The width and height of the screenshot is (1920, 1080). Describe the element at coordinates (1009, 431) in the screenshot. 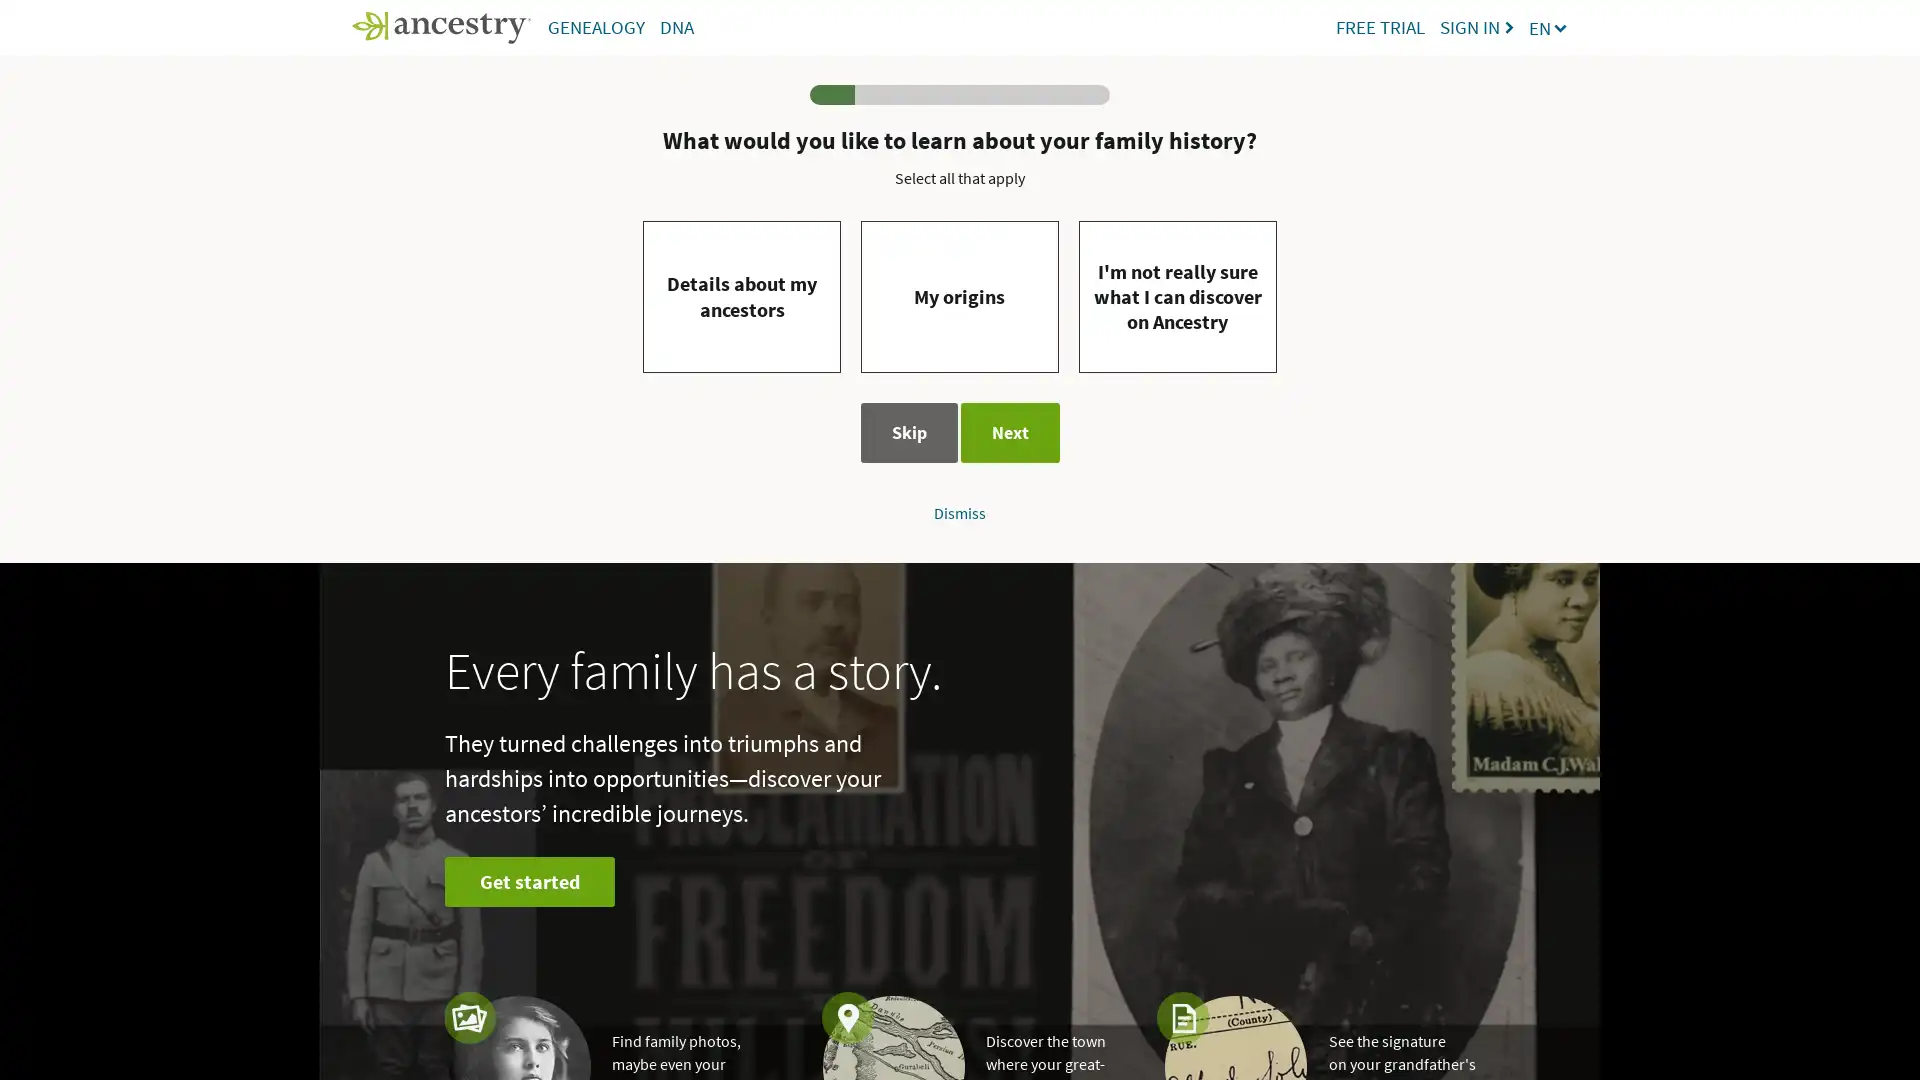

I see `Next` at that location.